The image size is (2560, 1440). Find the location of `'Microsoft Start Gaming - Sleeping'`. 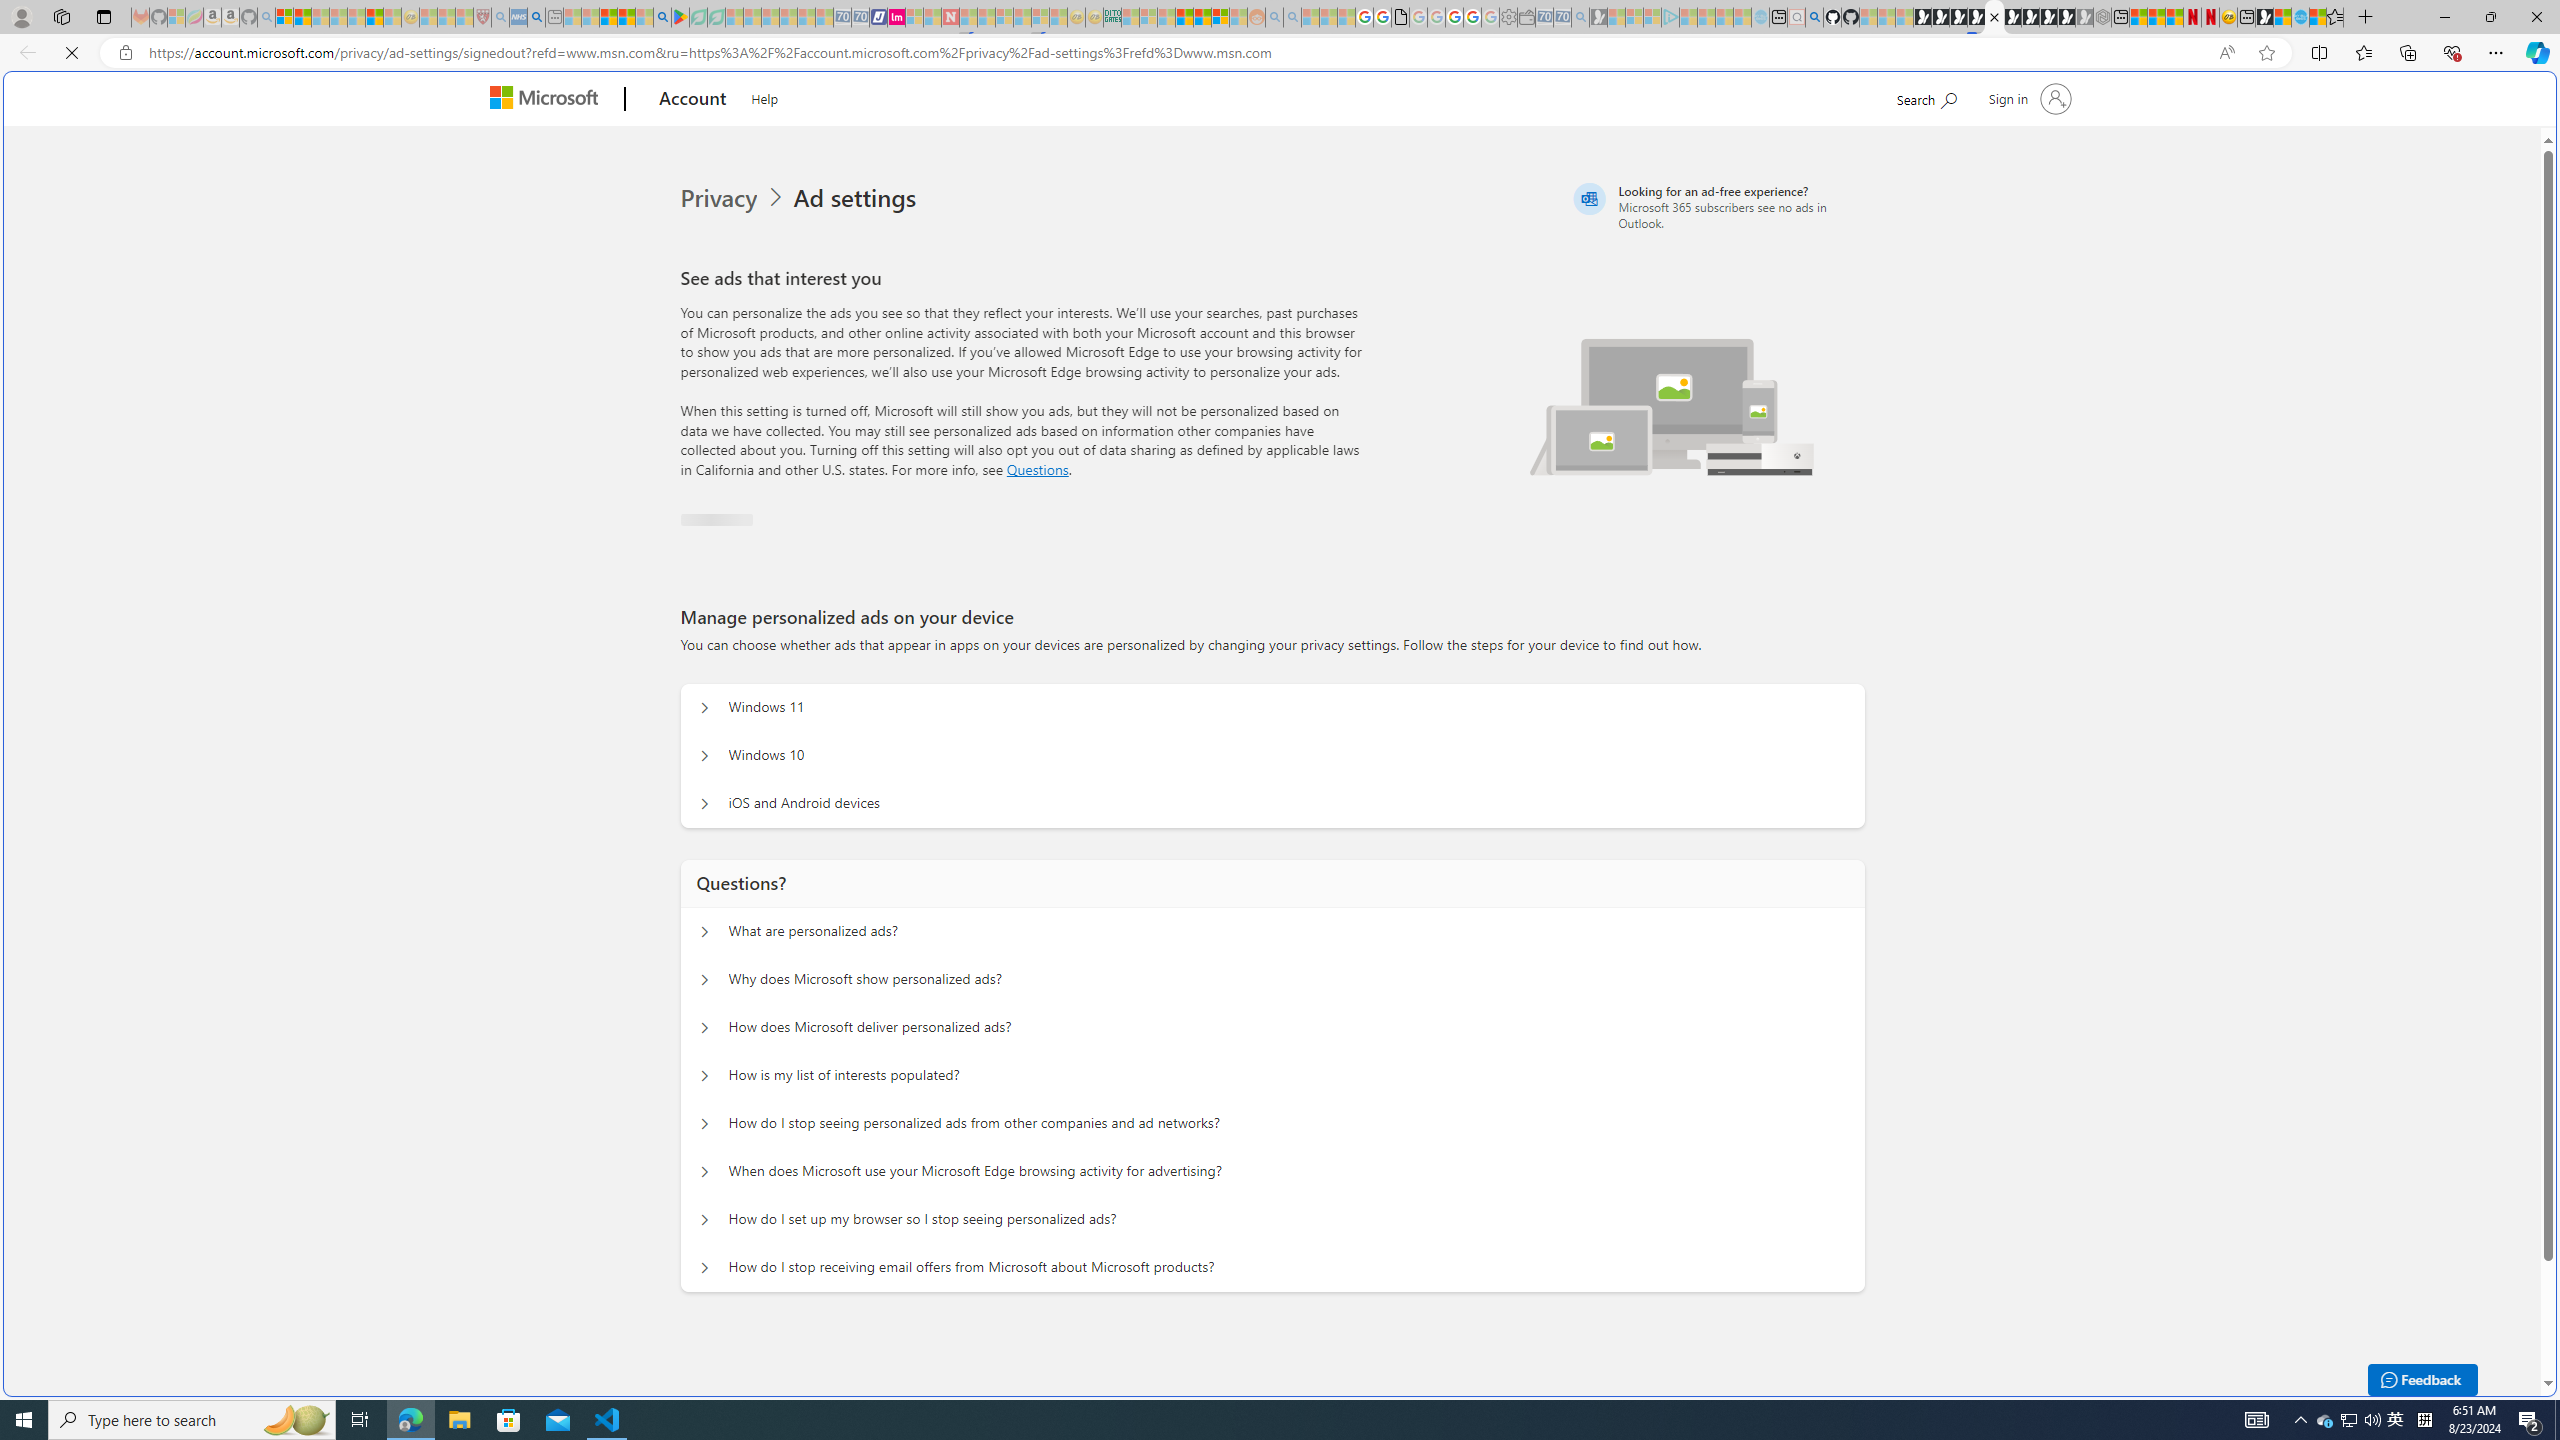

'Microsoft Start Gaming - Sleeping' is located at coordinates (1597, 16).